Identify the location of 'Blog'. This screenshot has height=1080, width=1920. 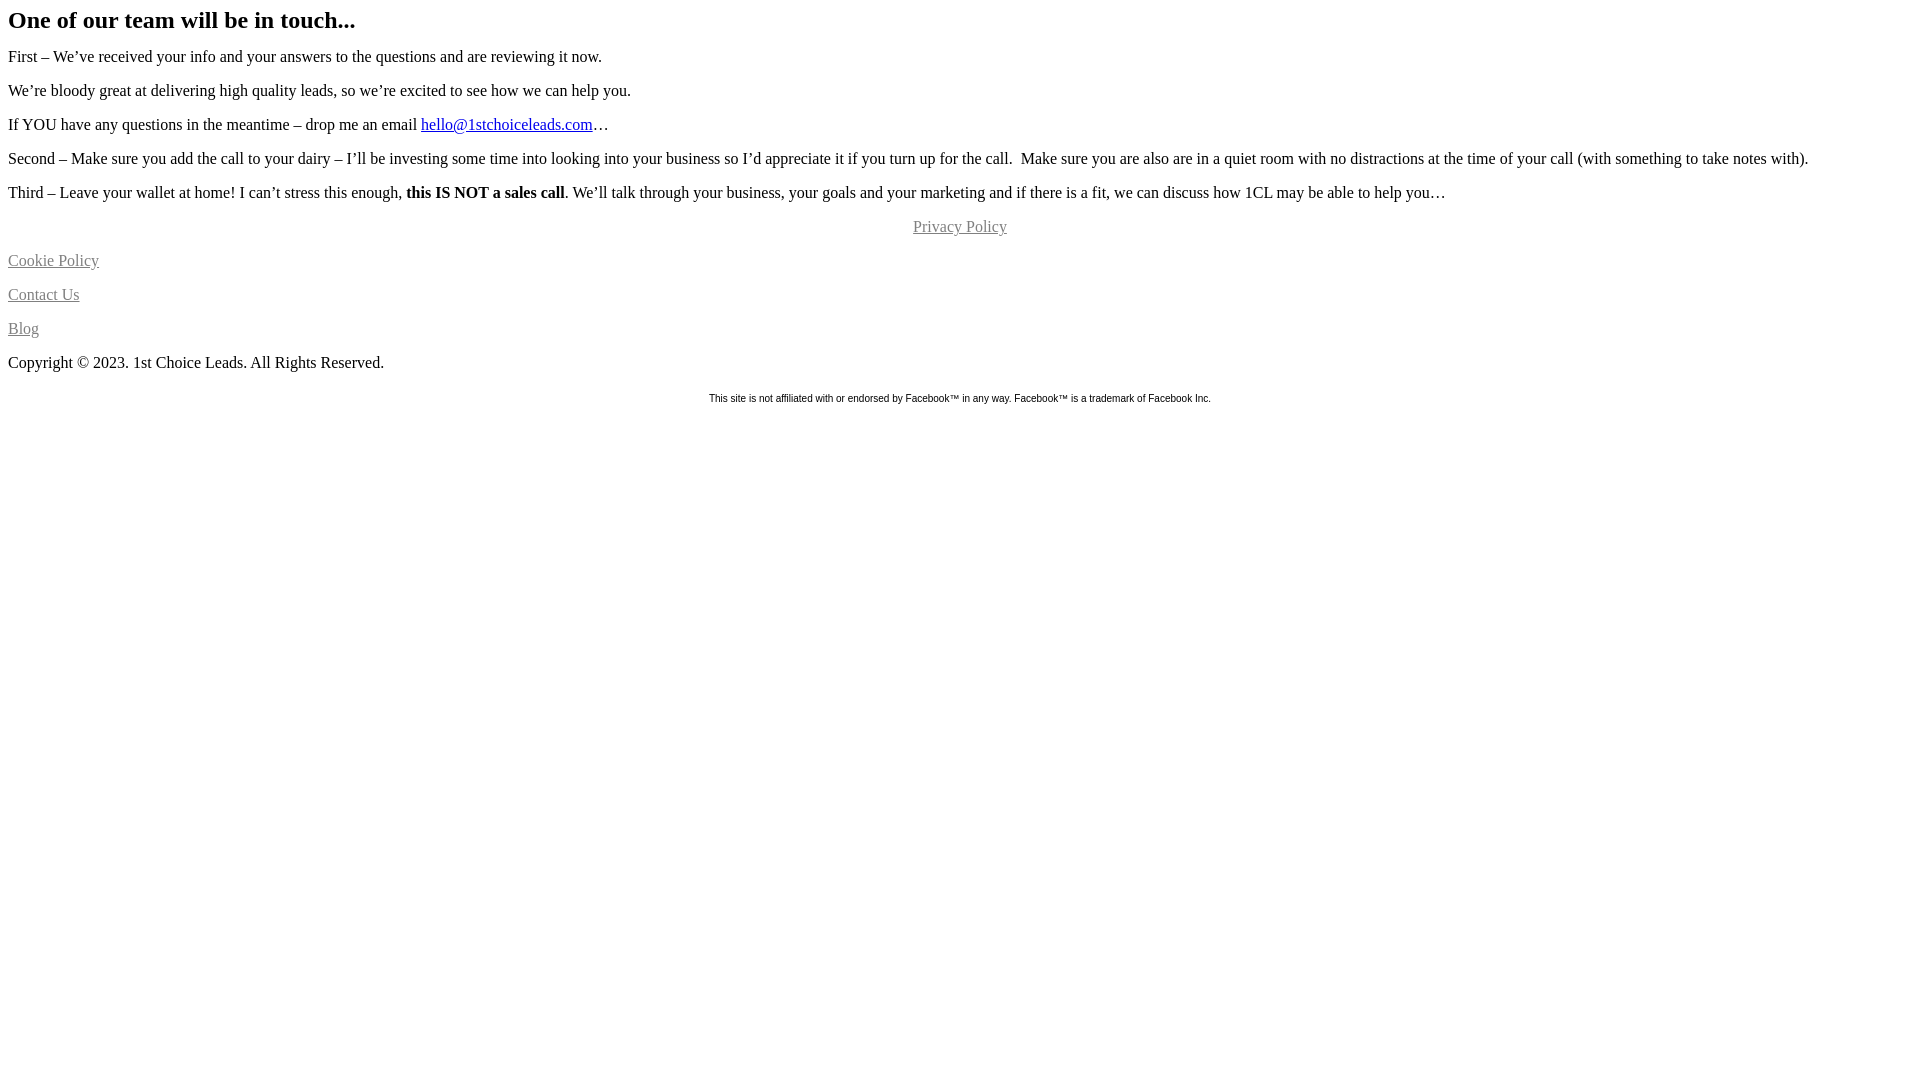
(23, 327).